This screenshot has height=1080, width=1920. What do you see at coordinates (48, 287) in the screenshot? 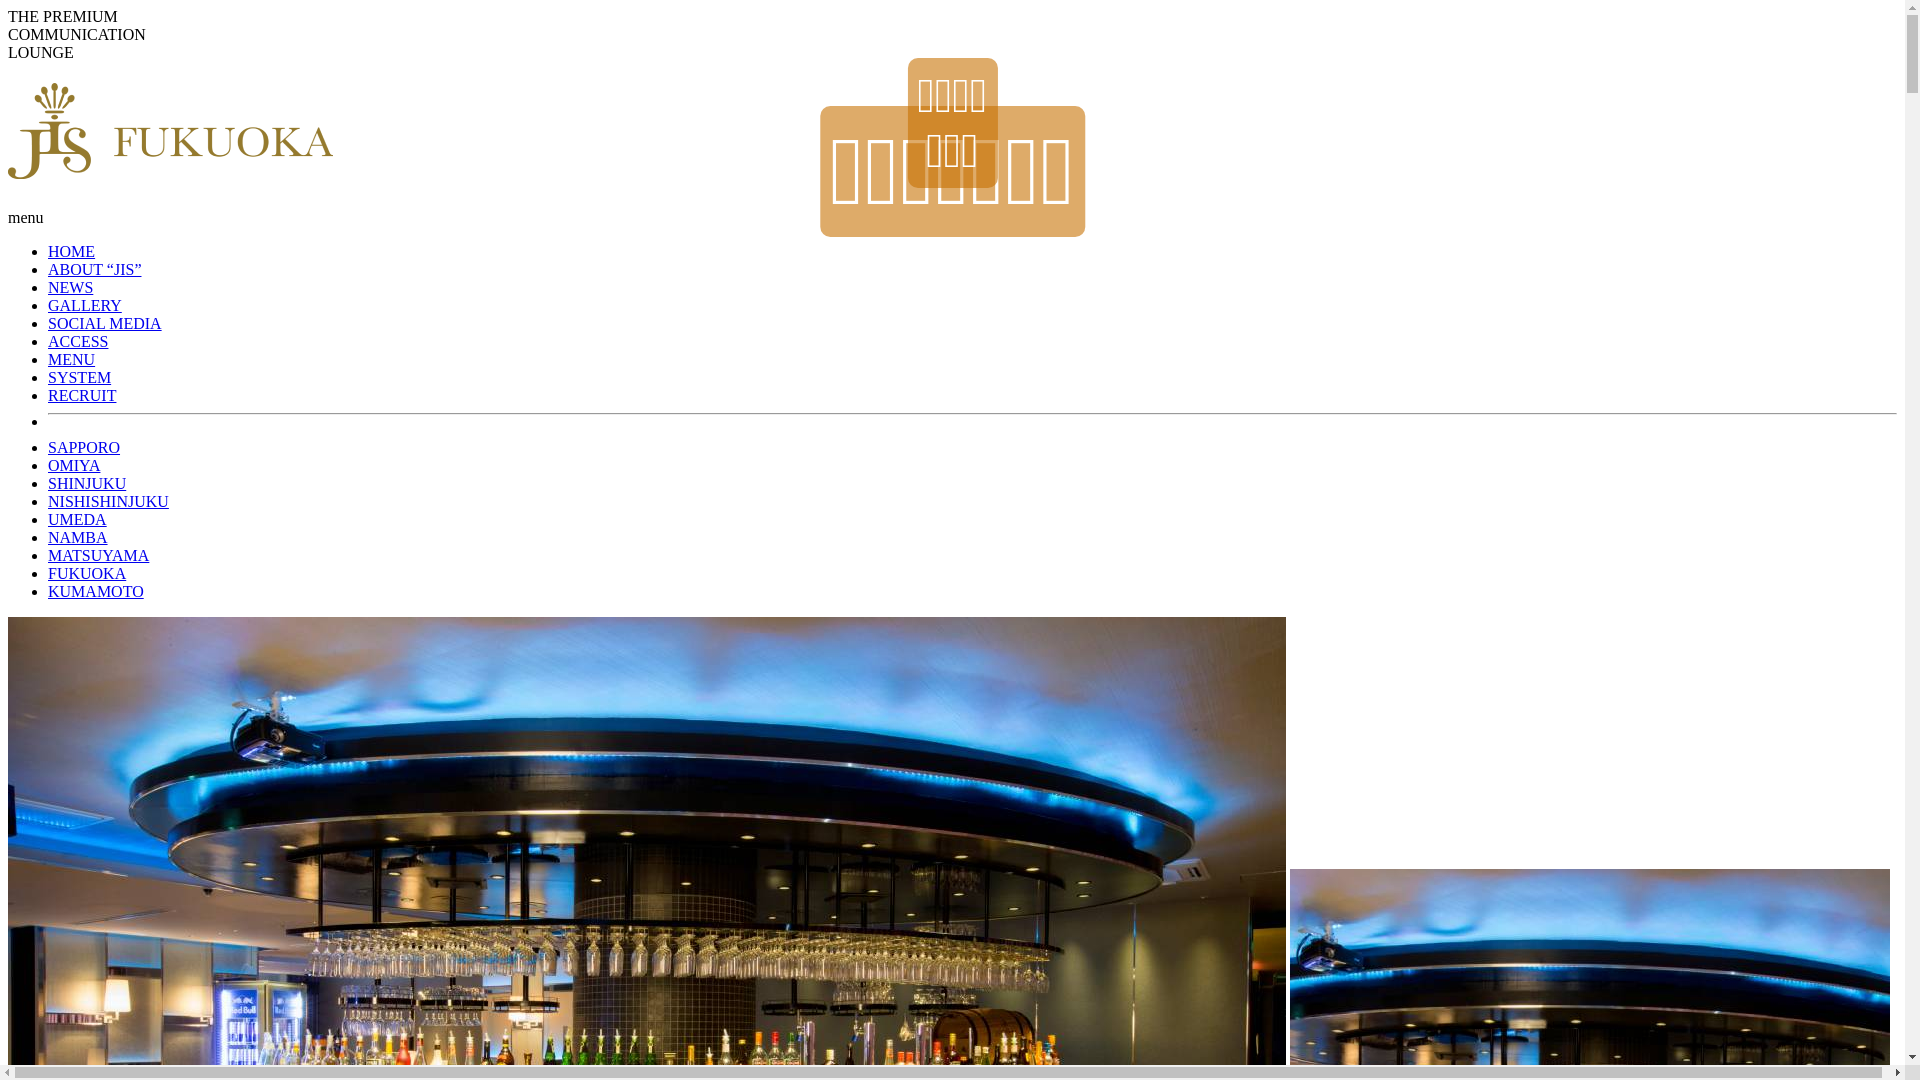
I see `'NEWS'` at bounding box center [48, 287].